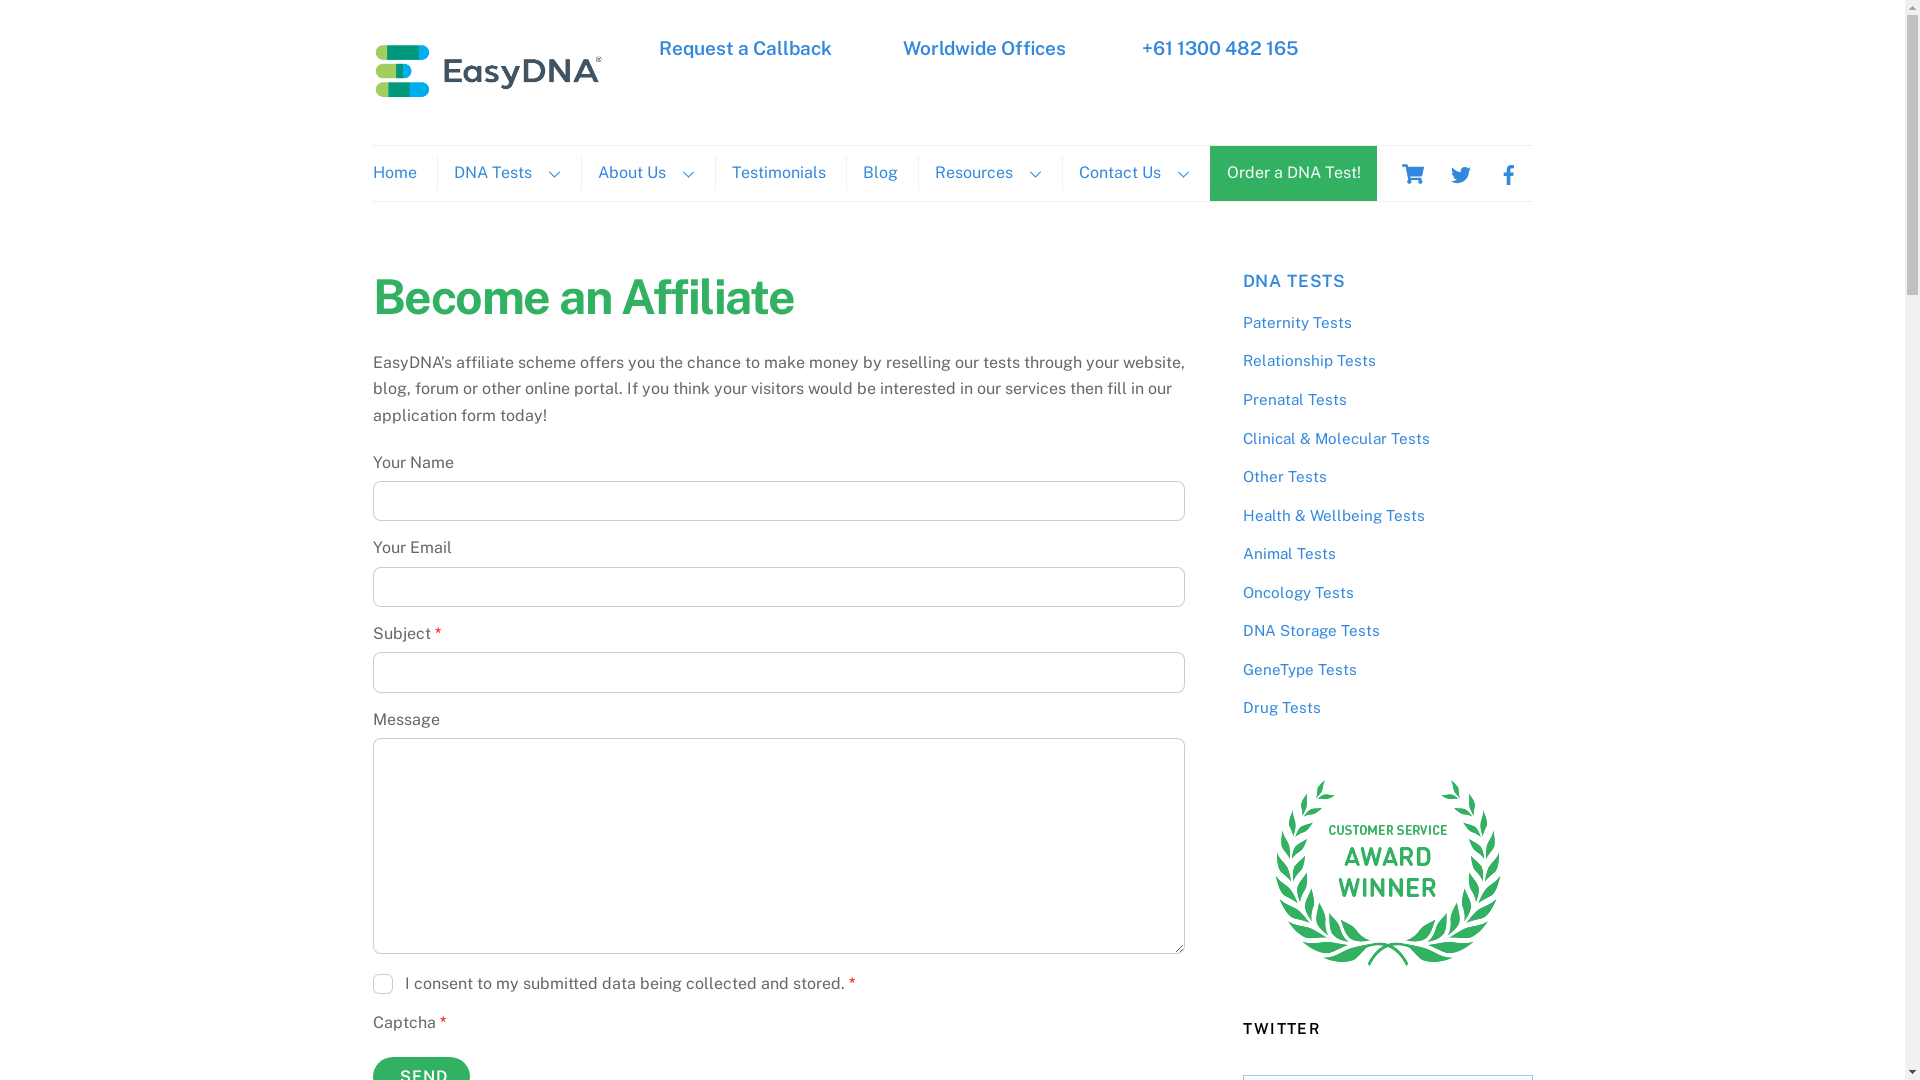  Describe the element at coordinates (1296, 321) in the screenshot. I see `'Paternity Tests'` at that location.